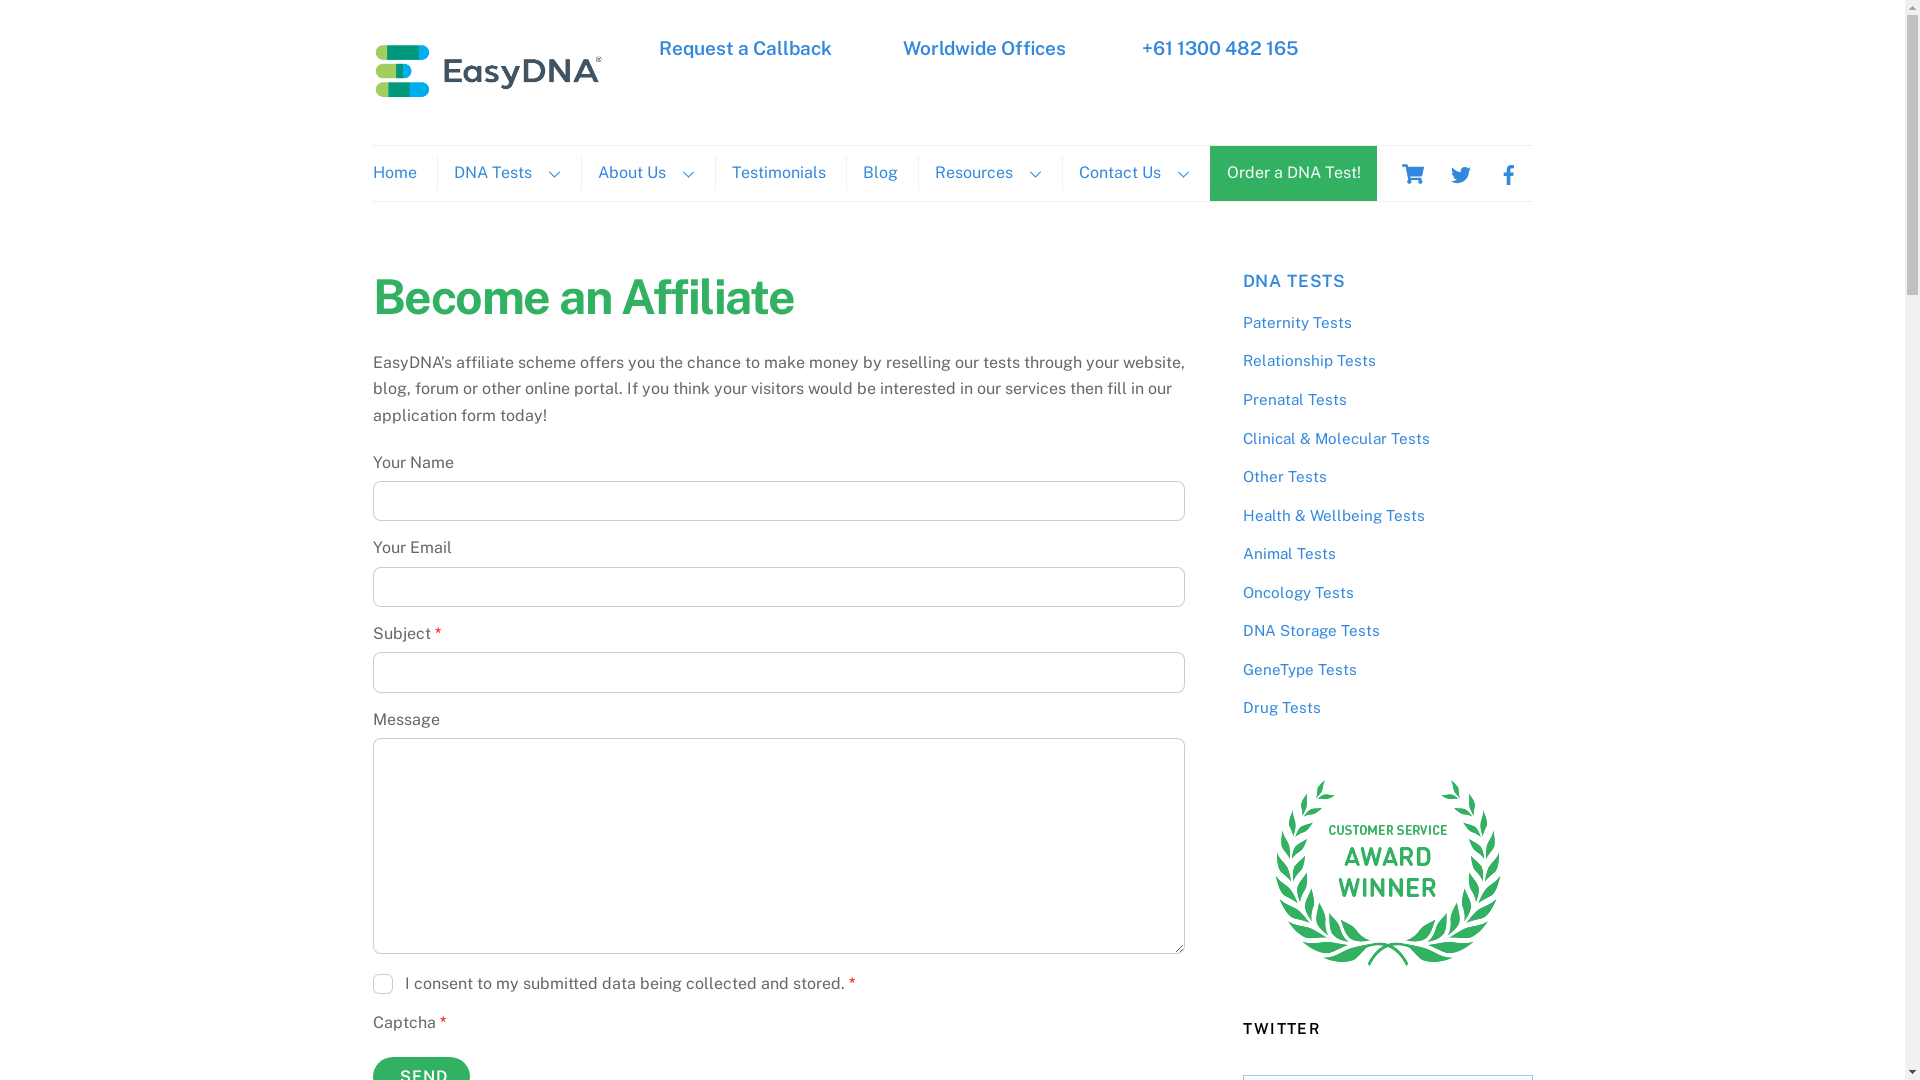  Describe the element at coordinates (1296, 321) in the screenshot. I see `'Paternity Tests'` at that location.